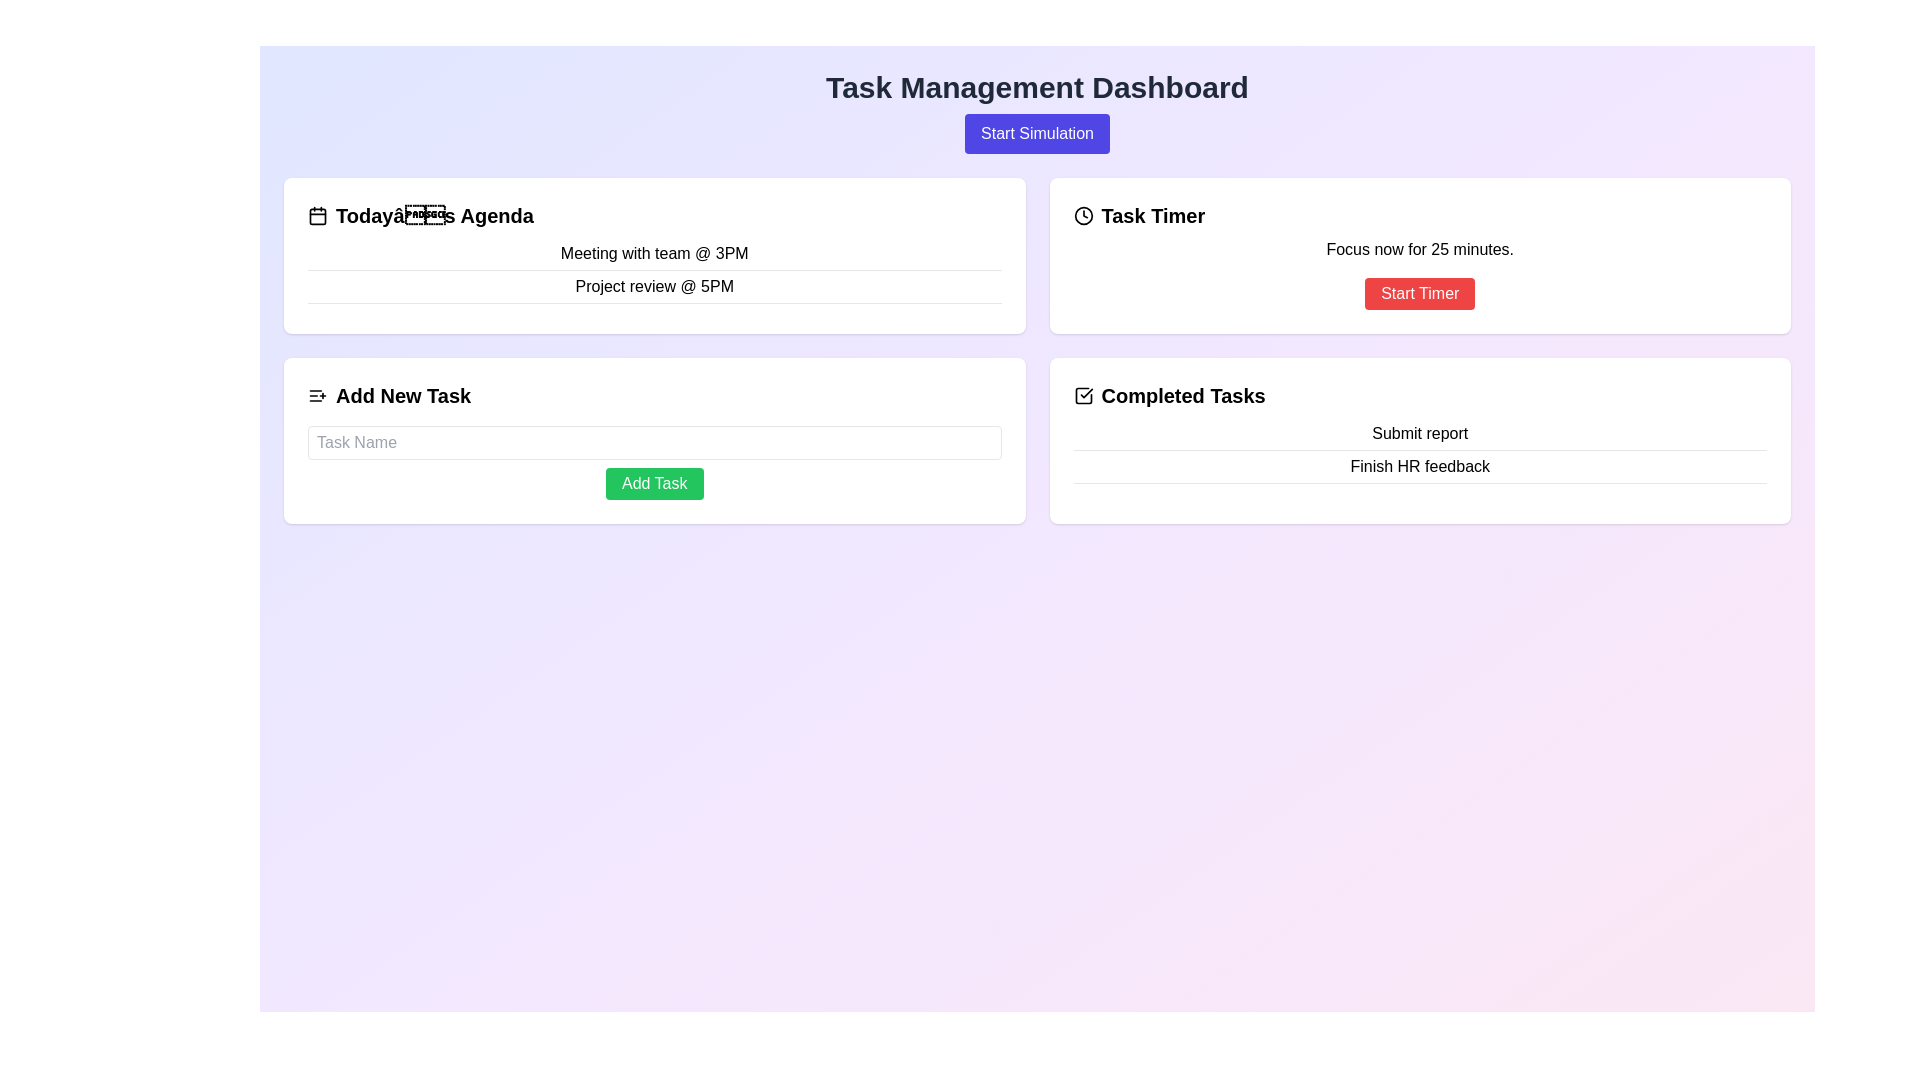 The height and width of the screenshot is (1080, 1920). I want to click on the bold, large-sized static text component displaying 'Task Management Dashboard' located at the top of the interface, so click(1037, 87).